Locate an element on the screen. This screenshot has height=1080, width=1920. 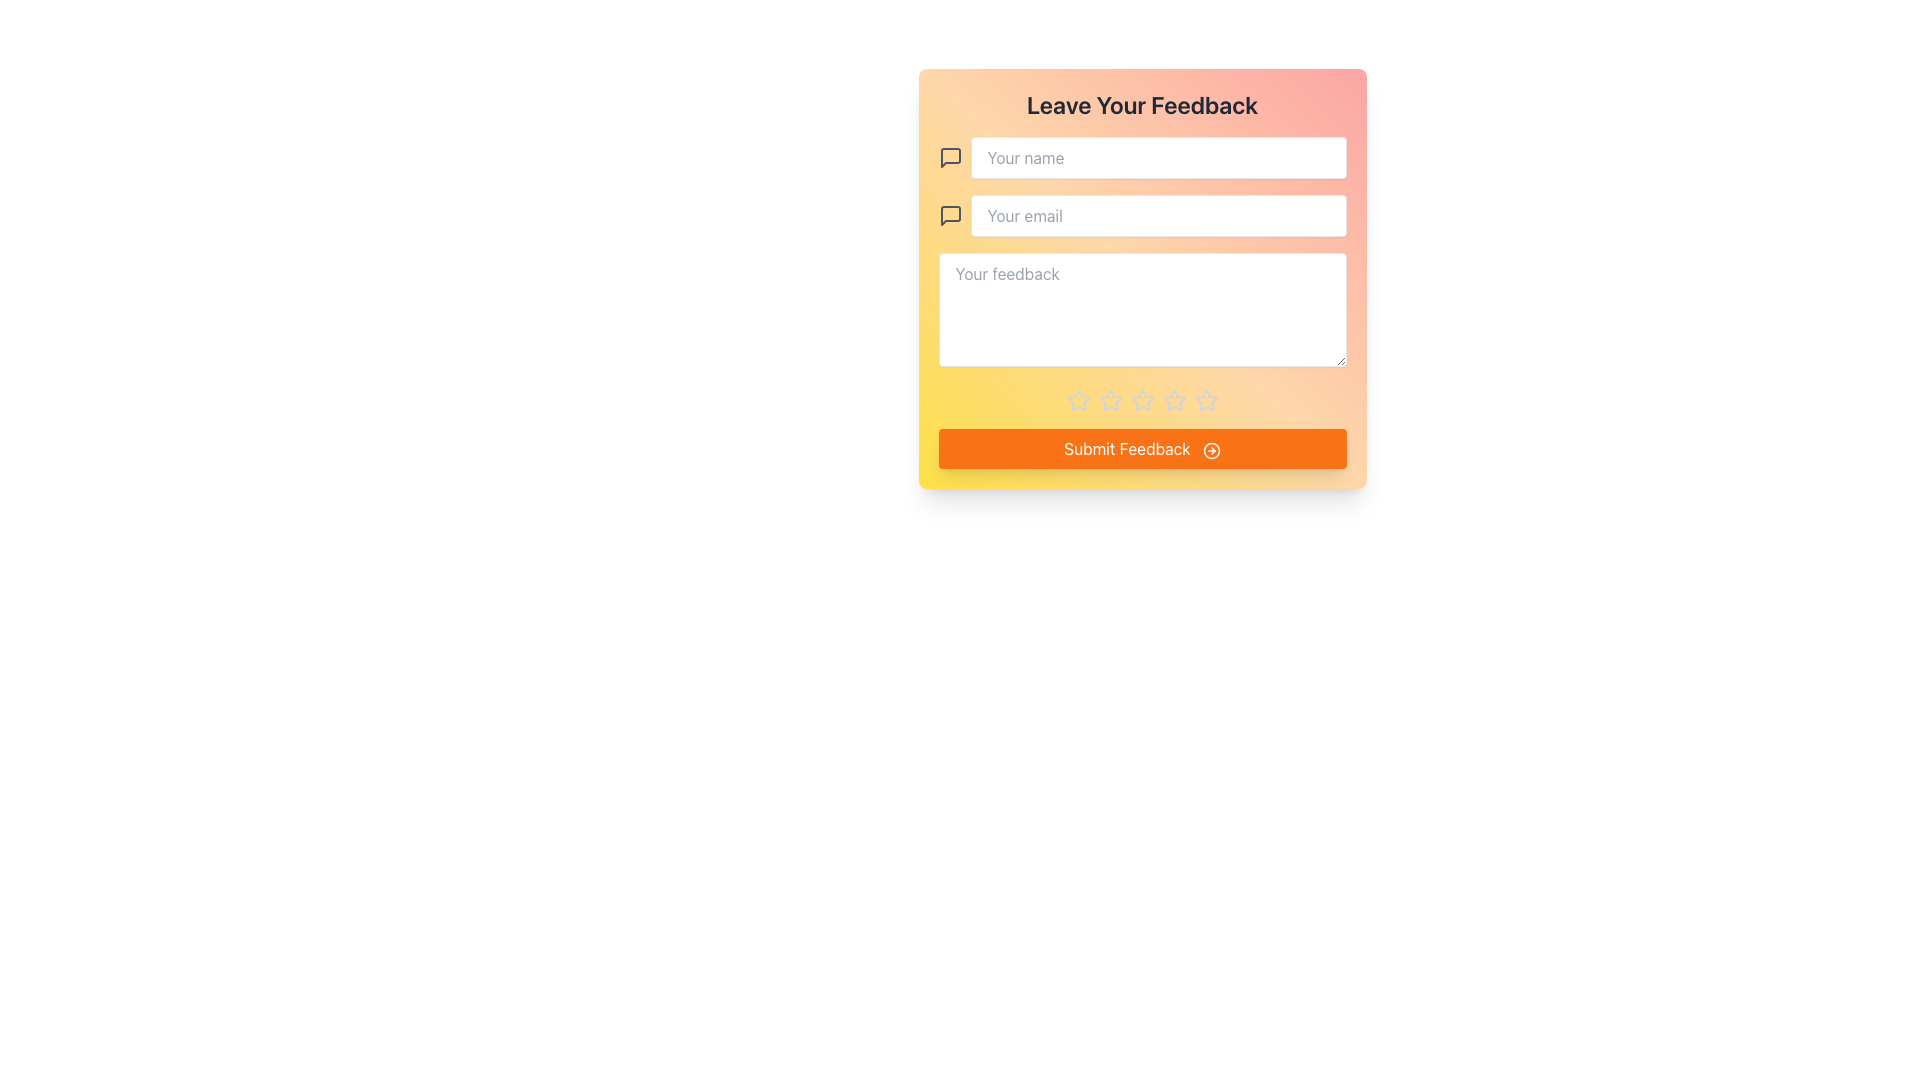
the first star-shaped rating icon in the feedback interface is located at coordinates (1077, 400).